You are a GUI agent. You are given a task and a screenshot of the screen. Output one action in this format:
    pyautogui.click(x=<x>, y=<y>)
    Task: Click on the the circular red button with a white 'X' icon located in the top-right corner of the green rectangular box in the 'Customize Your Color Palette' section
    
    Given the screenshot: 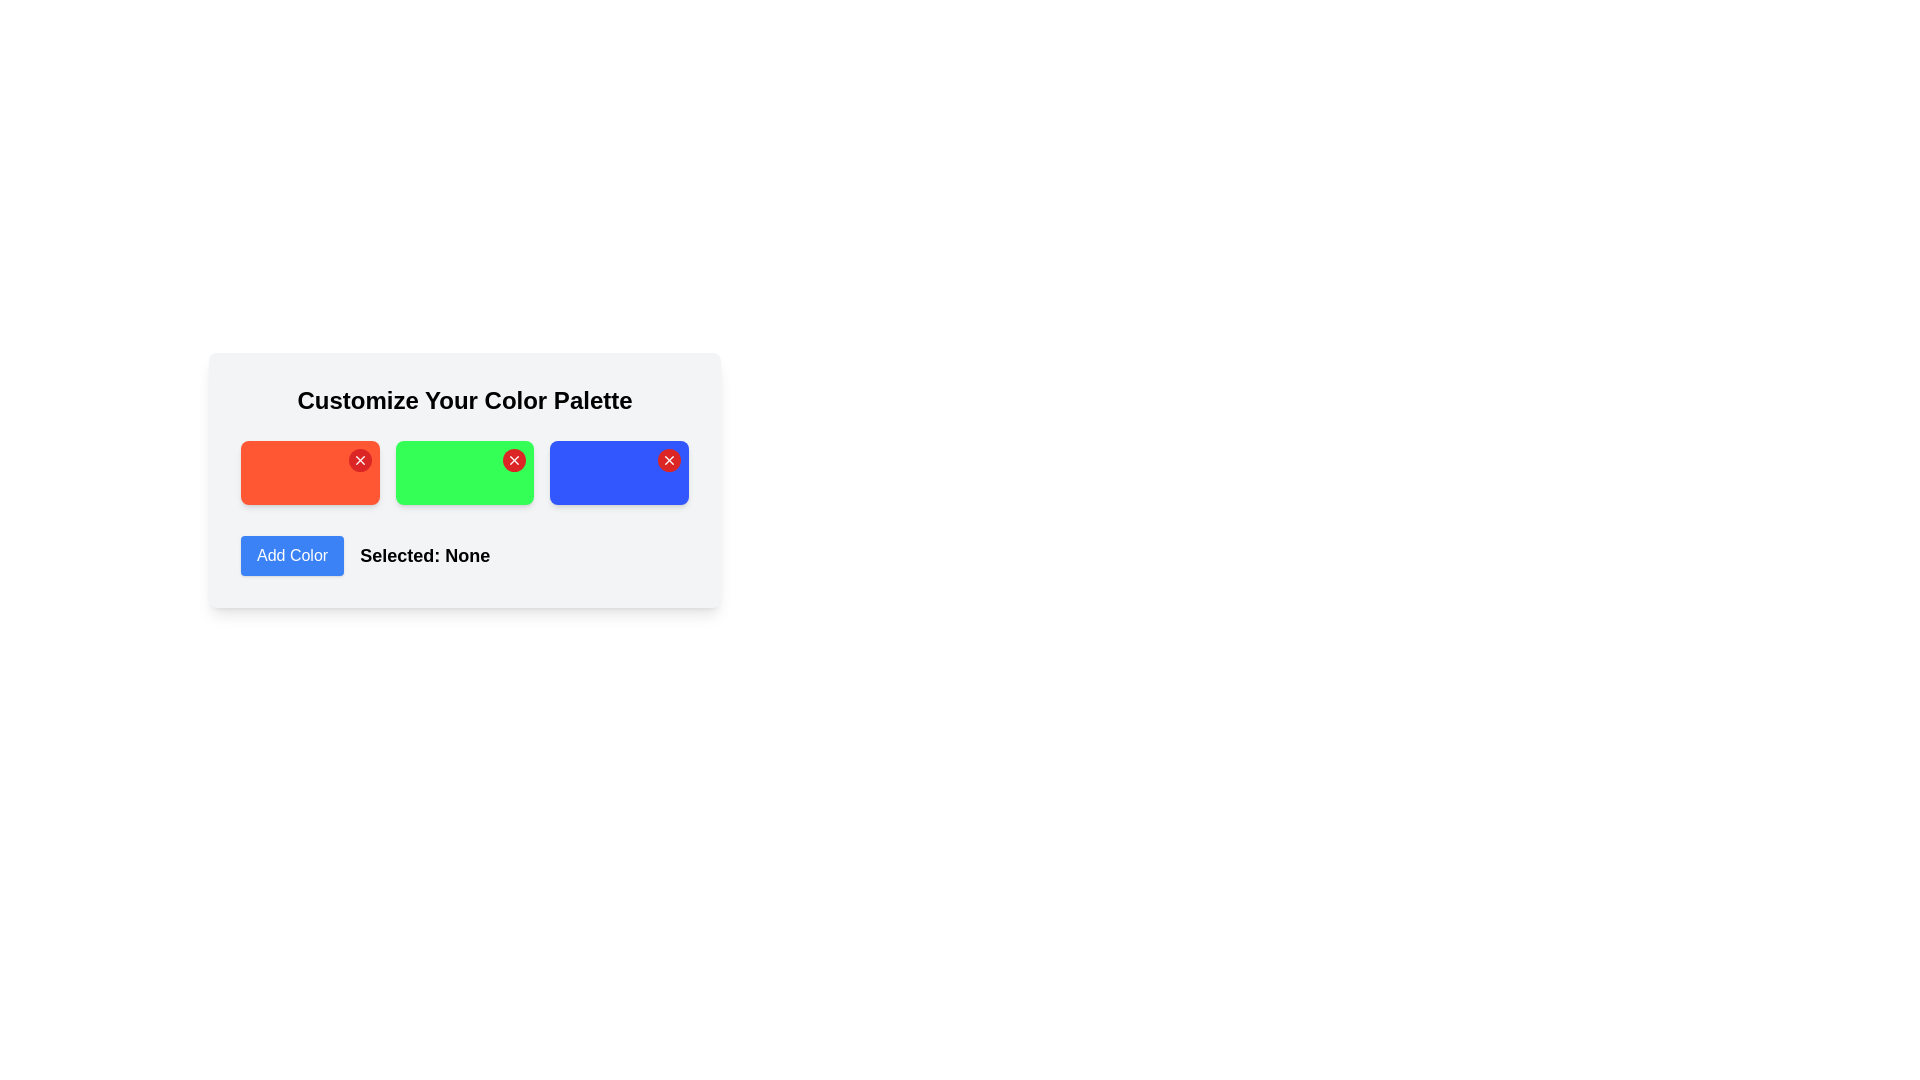 What is the action you would take?
    pyautogui.click(x=514, y=460)
    